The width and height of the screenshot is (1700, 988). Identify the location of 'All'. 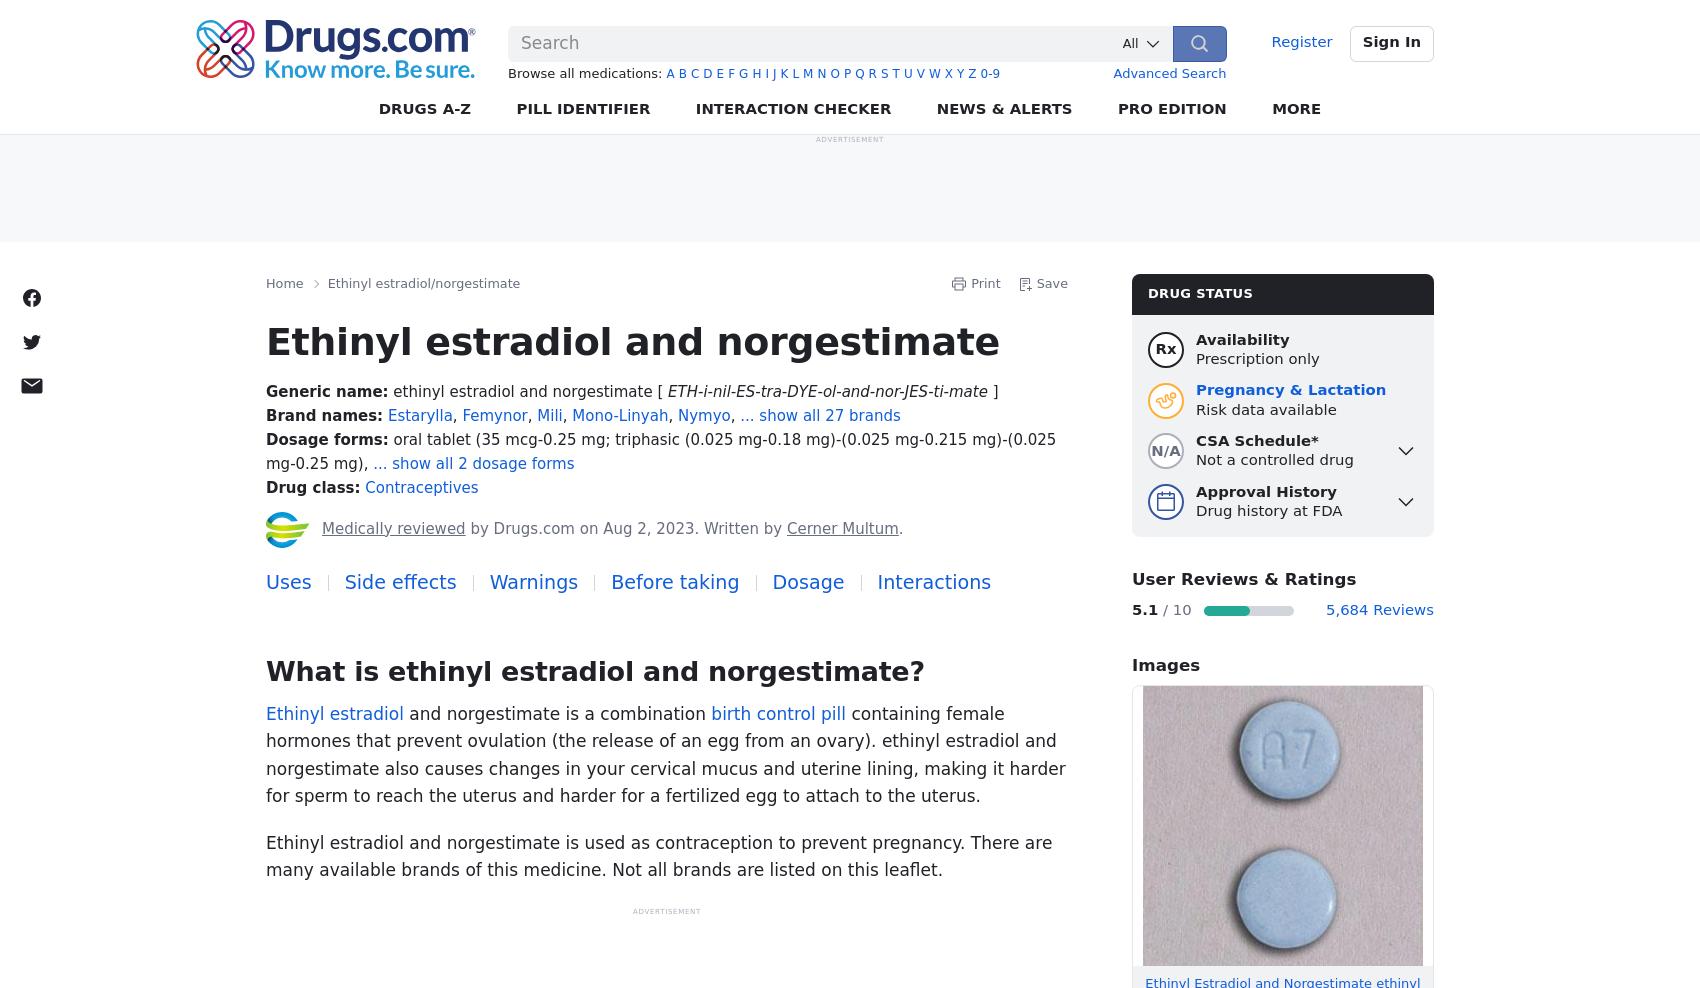
(1129, 41).